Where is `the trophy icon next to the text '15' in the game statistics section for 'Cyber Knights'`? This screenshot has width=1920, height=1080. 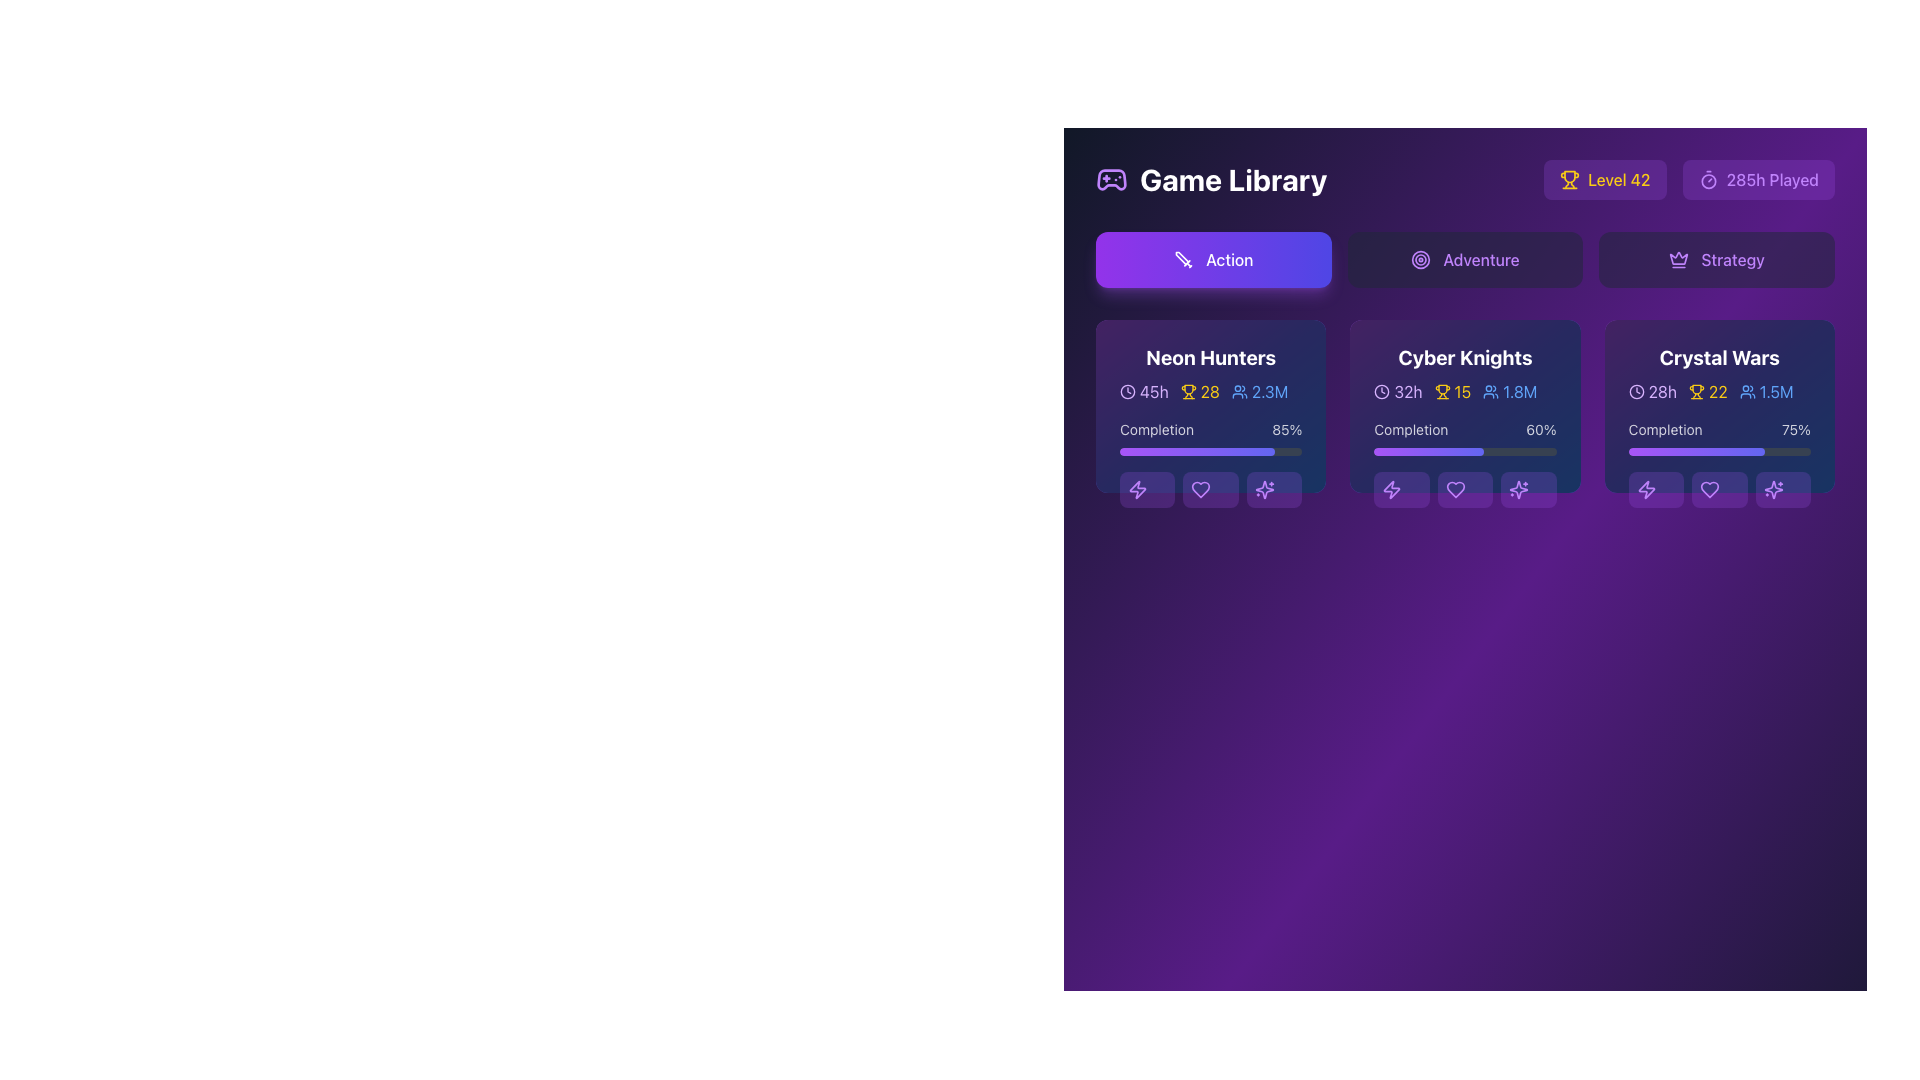
the trophy icon next to the text '15' in the game statistics section for 'Cyber Knights' is located at coordinates (1442, 392).